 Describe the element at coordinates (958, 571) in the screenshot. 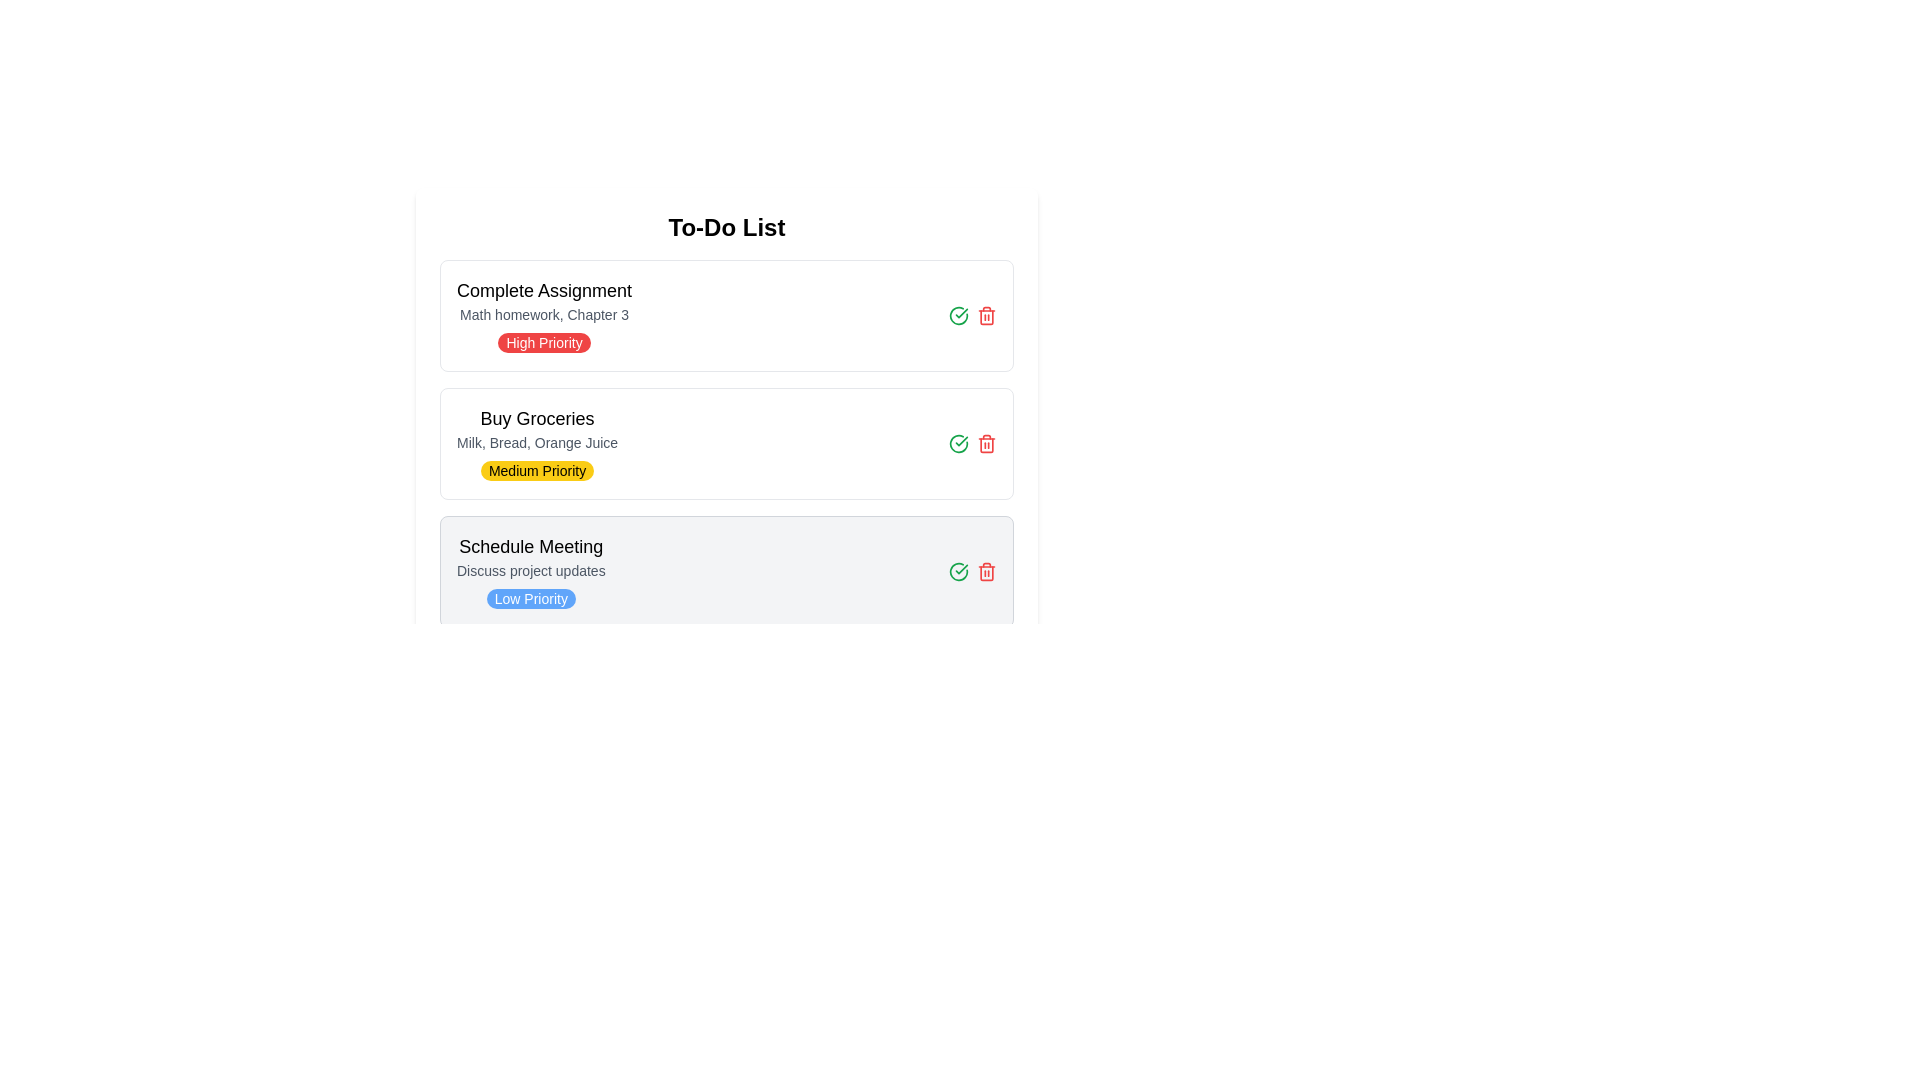

I see `the button that marks the associated task as completed, located to the right of the task details in the 'Buy Groceries' section` at that location.